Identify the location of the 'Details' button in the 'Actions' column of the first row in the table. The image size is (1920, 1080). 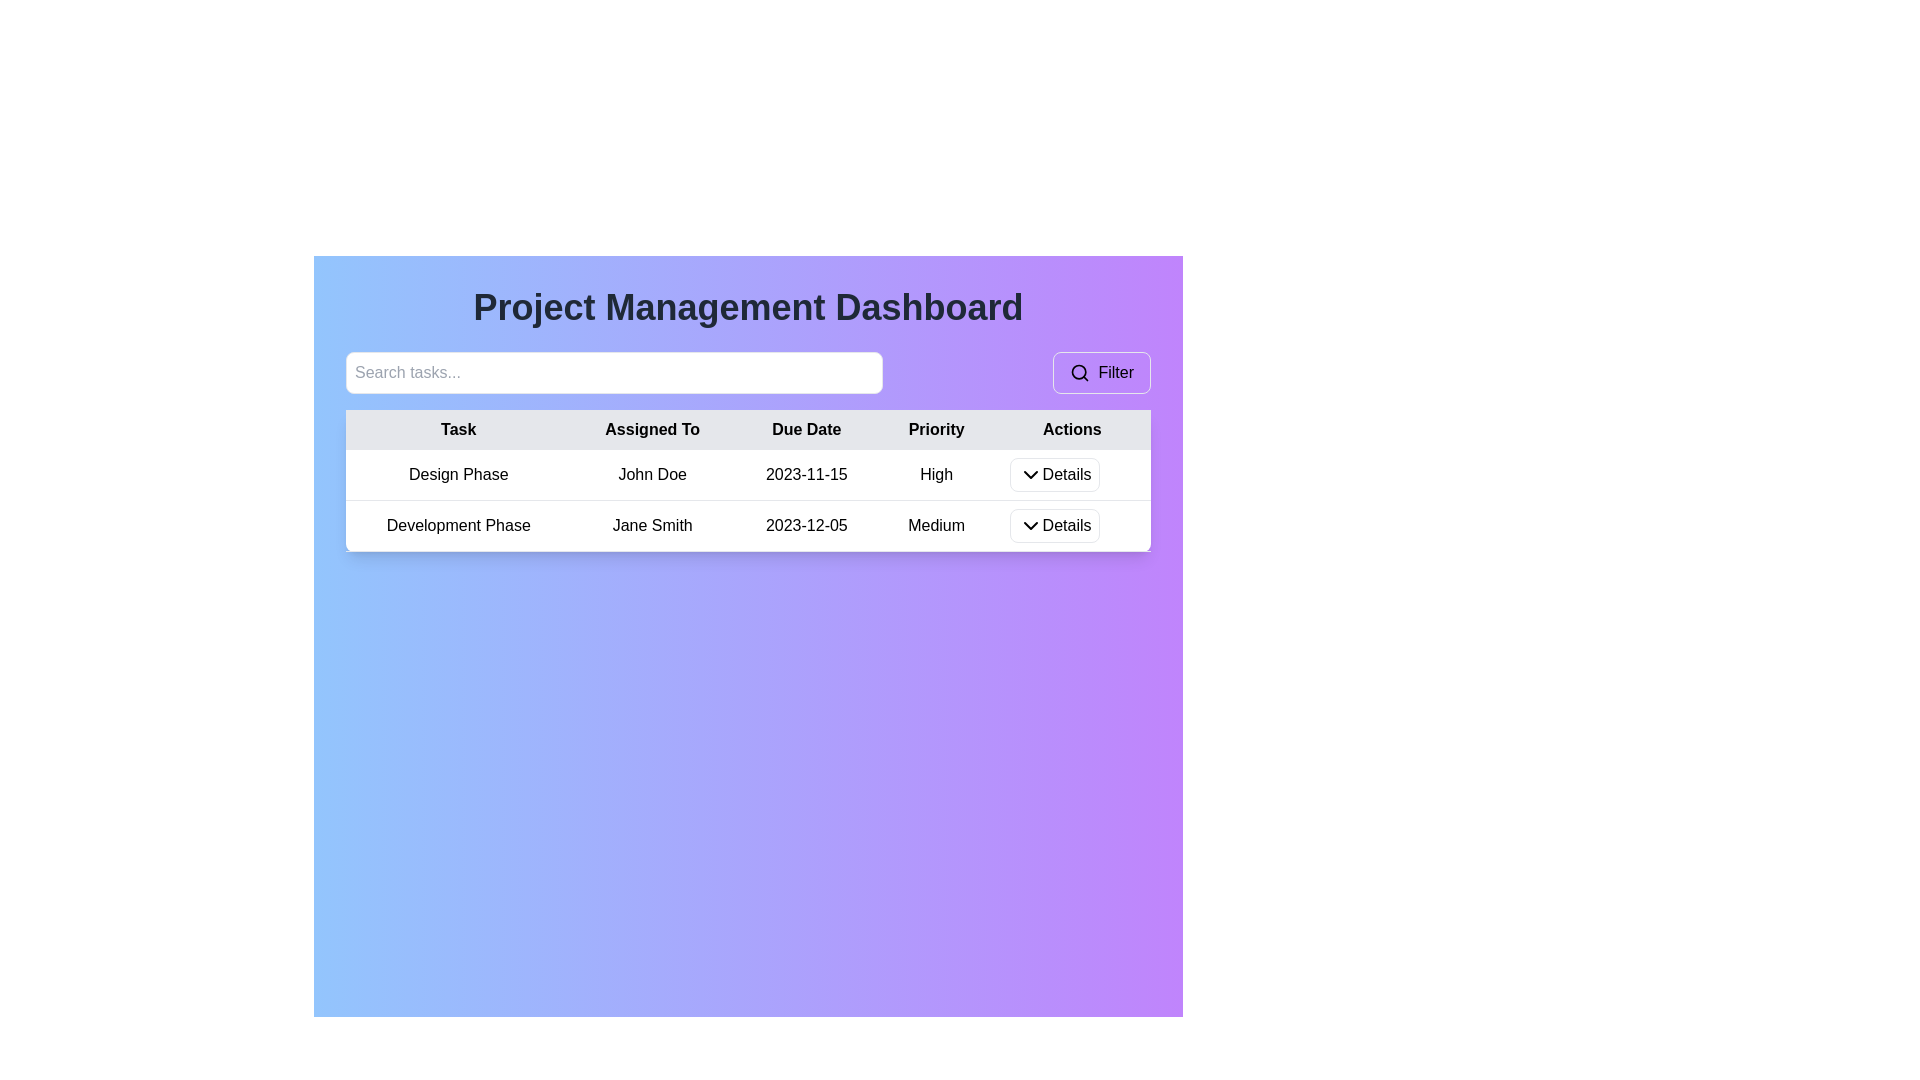
(1054, 474).